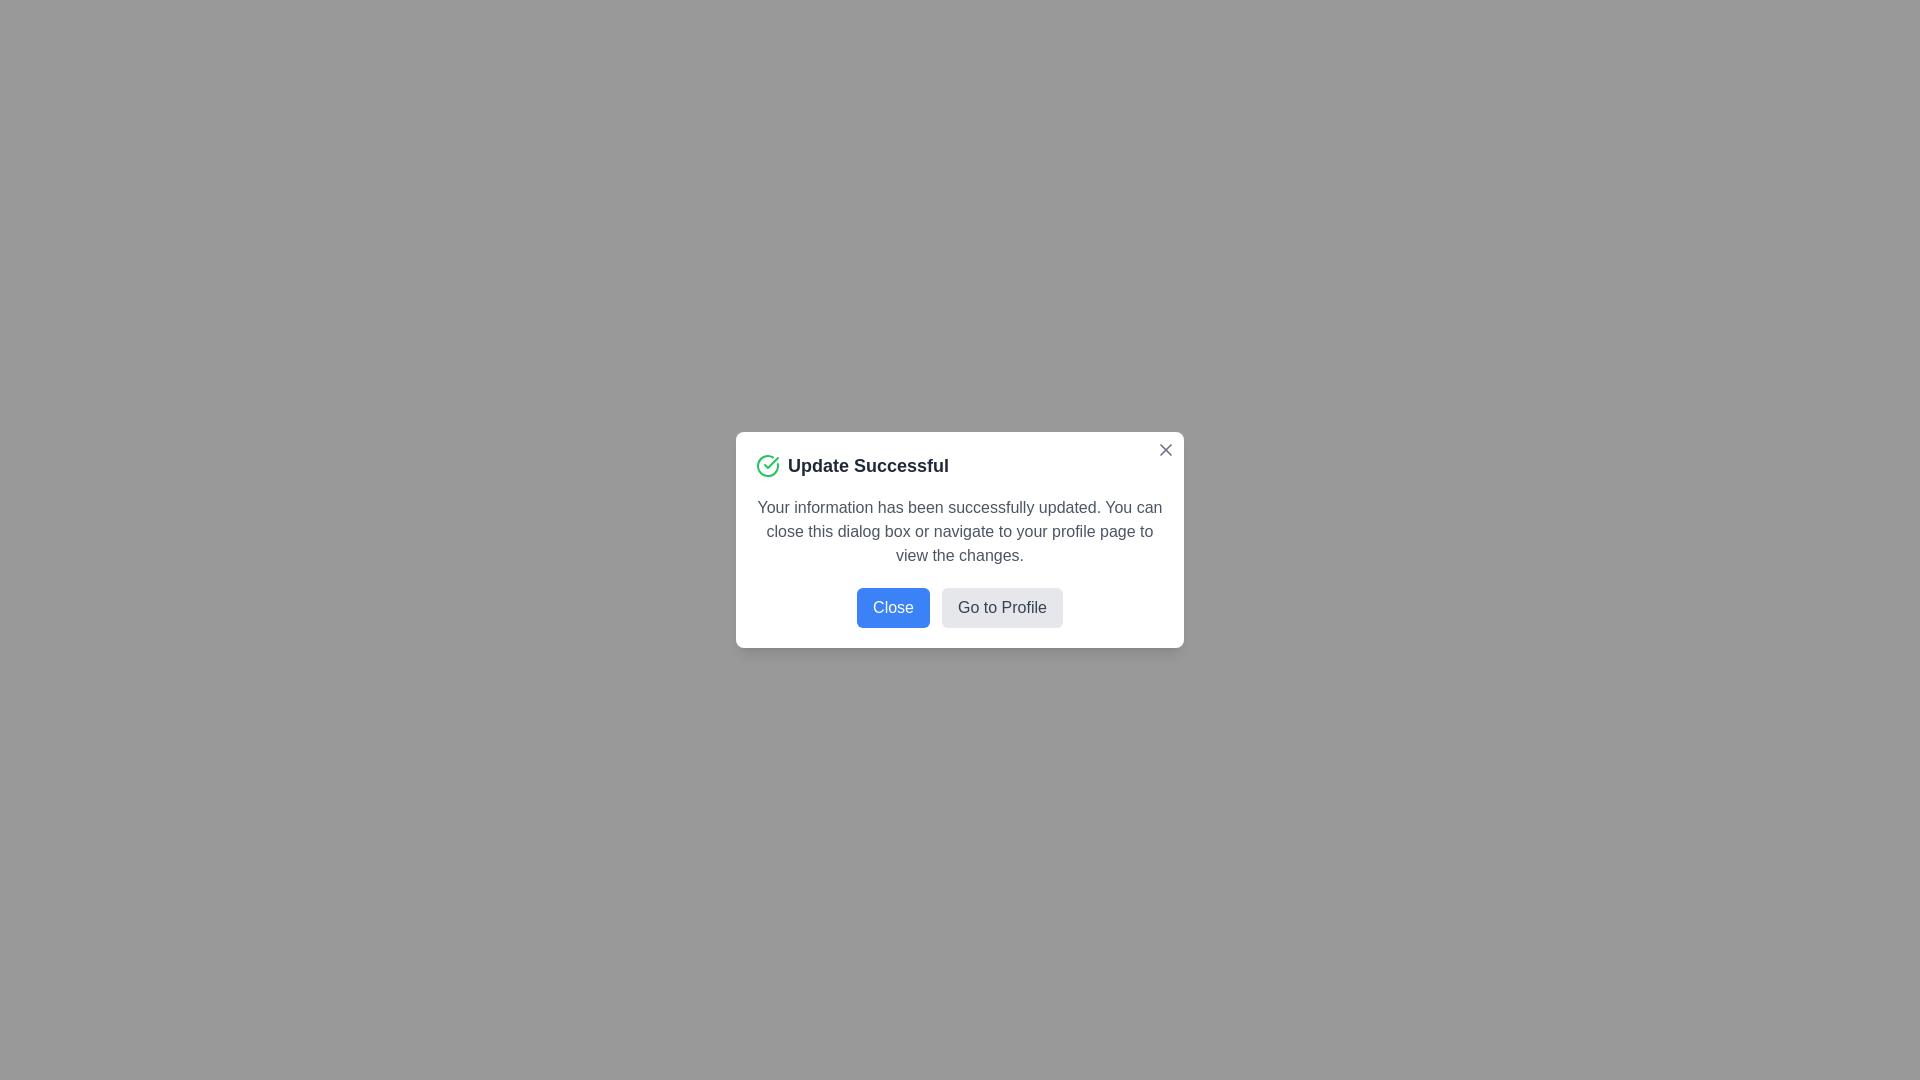 This screenshot has height=1080, width=1920. What do you see at coordinates (1002, 607) in the screenshot?
I see `the visual elements by focusing on Go to Profile button` at bounding box center [1002, 607].